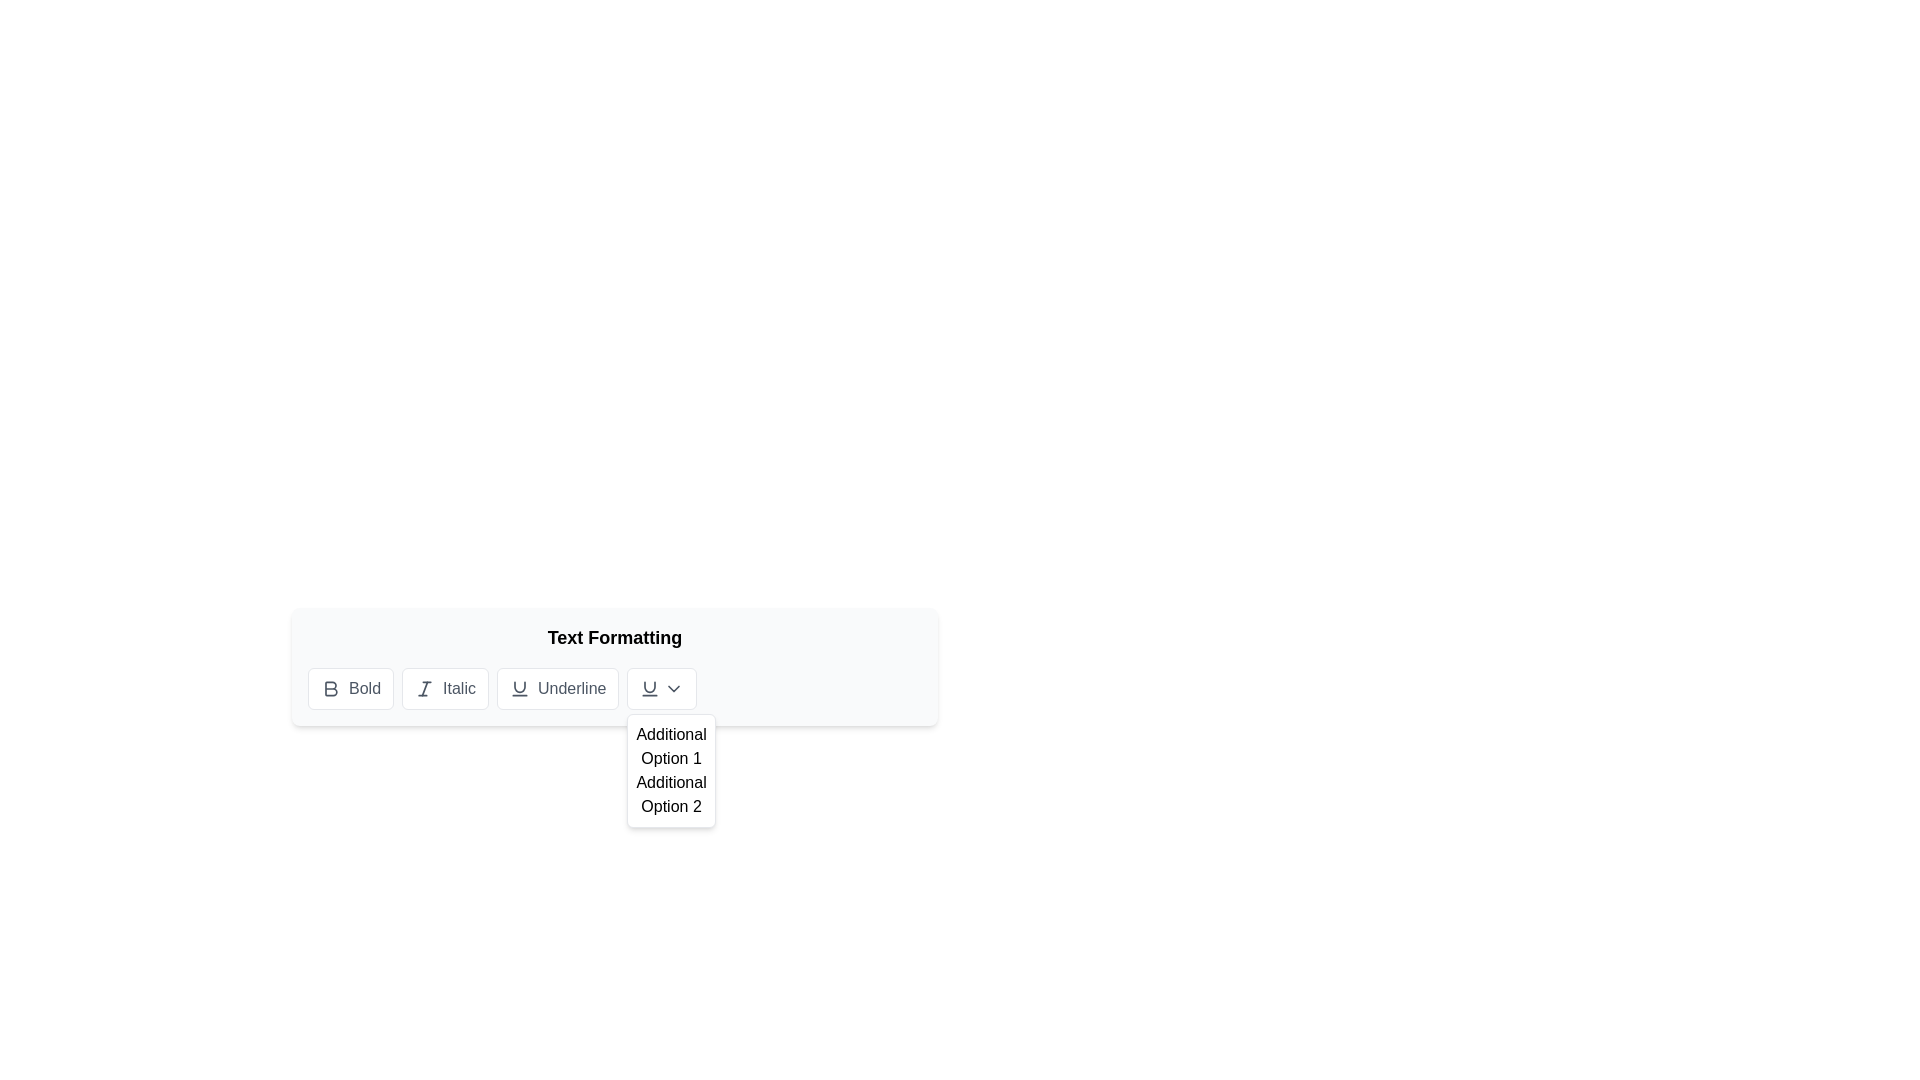  Describe the element at coordinates (331, 688) in the screenshot. I see `the bold text formatting icon located in the formatting toolbar` at that location.